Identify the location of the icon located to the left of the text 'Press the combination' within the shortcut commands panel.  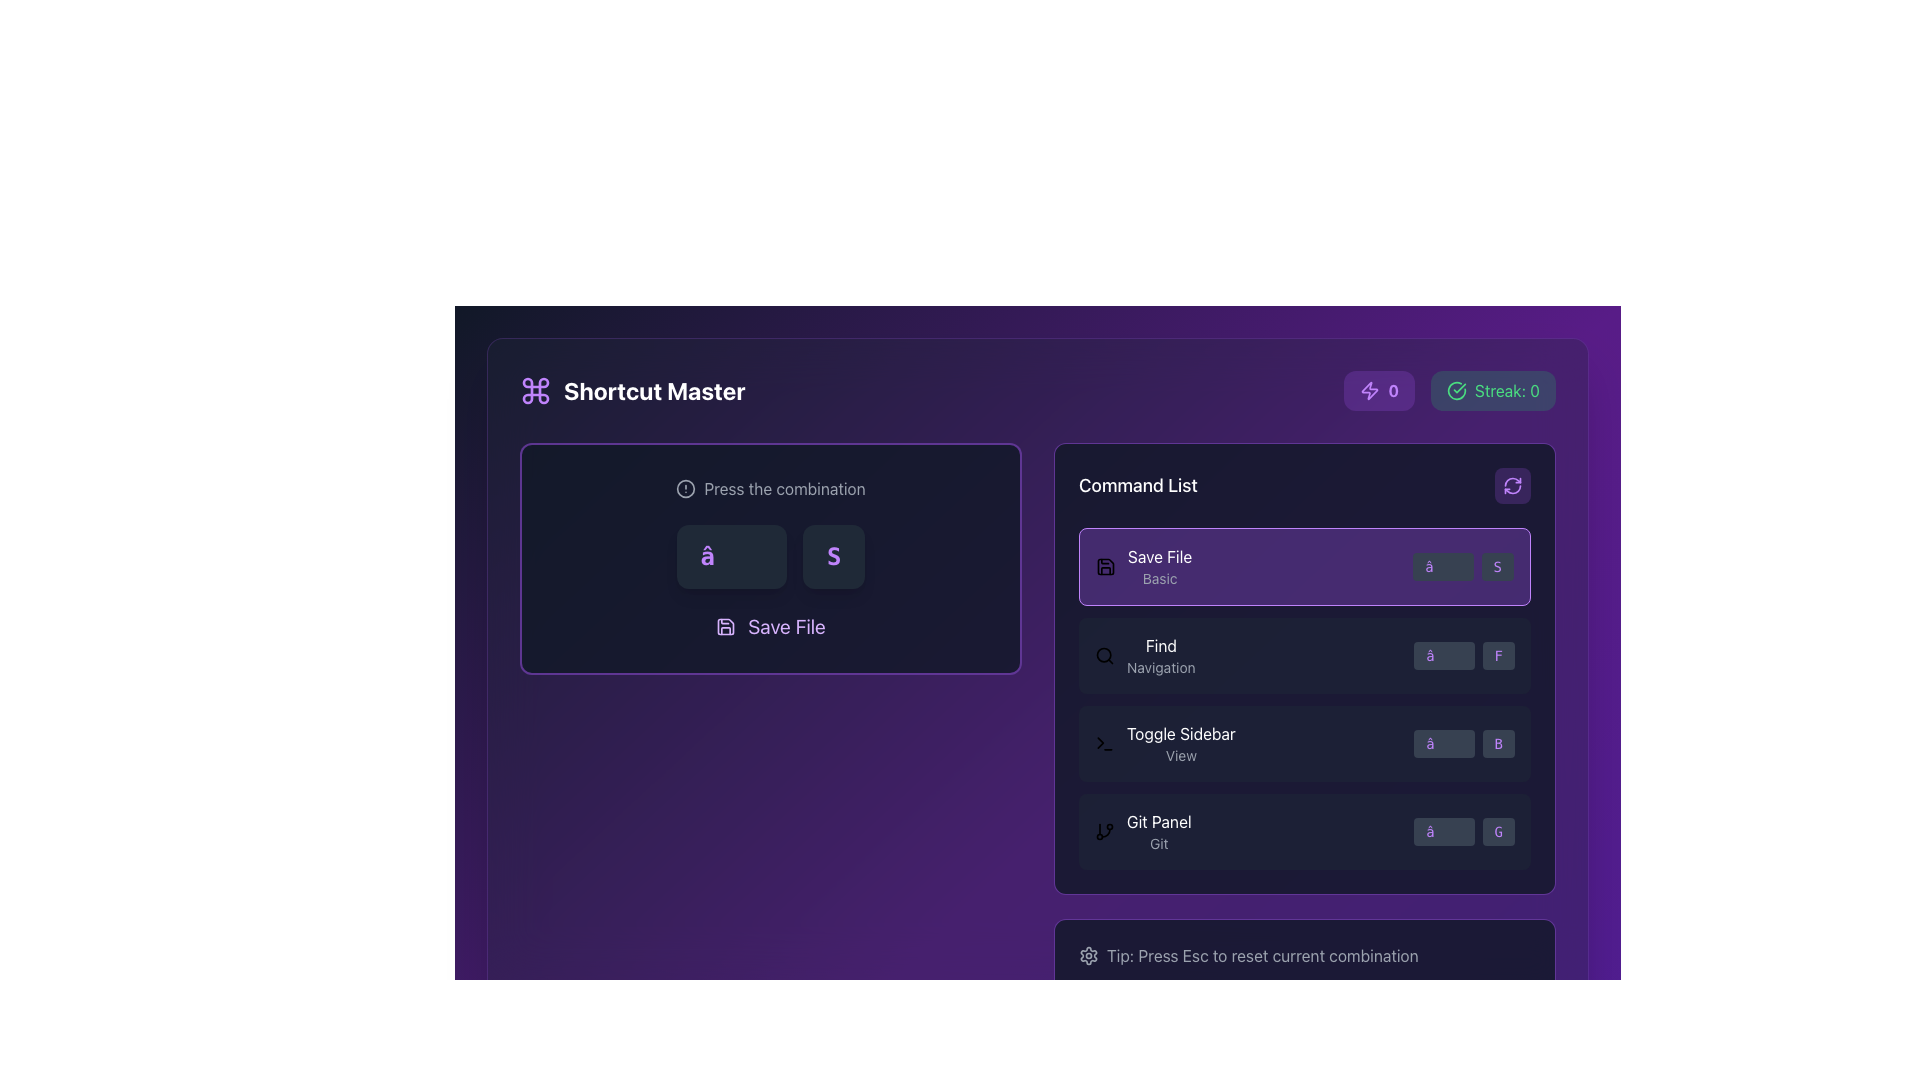
(686, 489).